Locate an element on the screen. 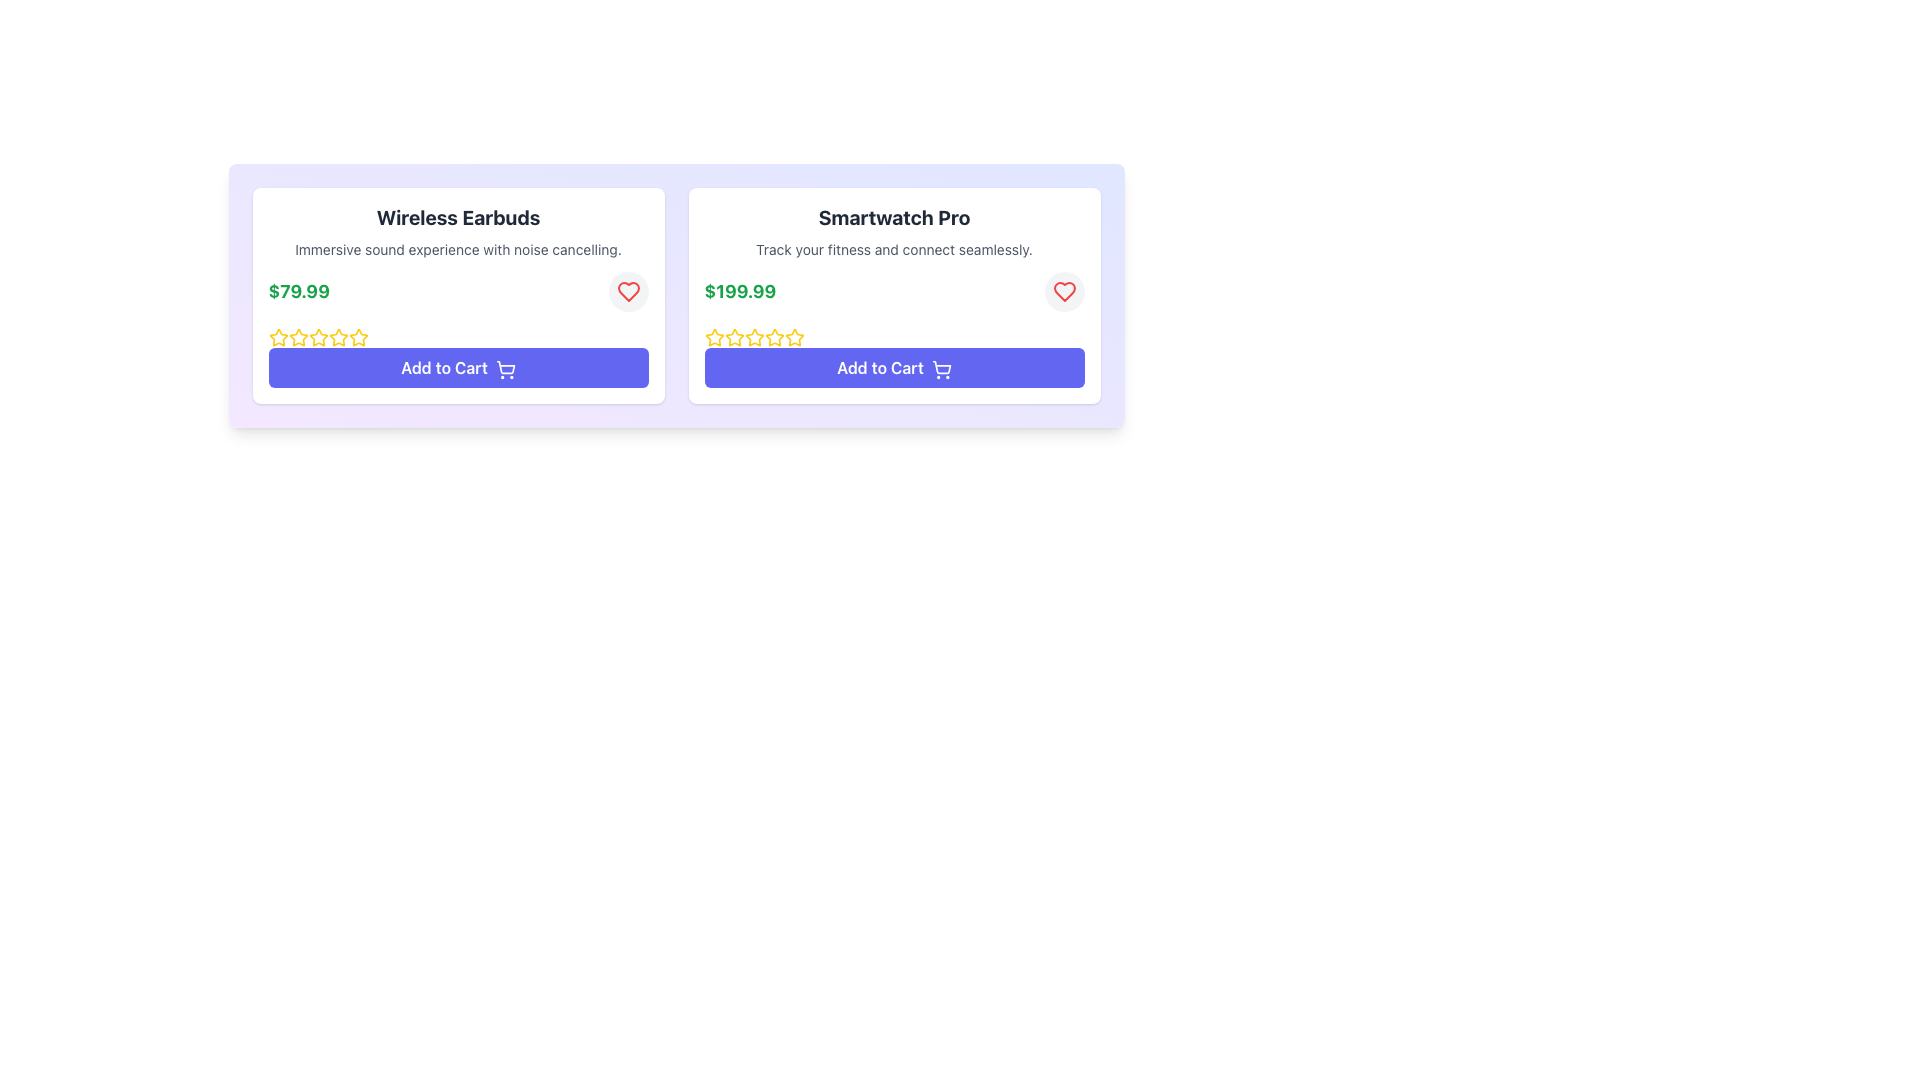 Image resolution: width=1920 pixels, height=1080 pixels. the shopping cart icon embedded within the 'Add to Cart' button of the second product card for the 'Smartwatch Pro' is located at coordinates (940, 367).